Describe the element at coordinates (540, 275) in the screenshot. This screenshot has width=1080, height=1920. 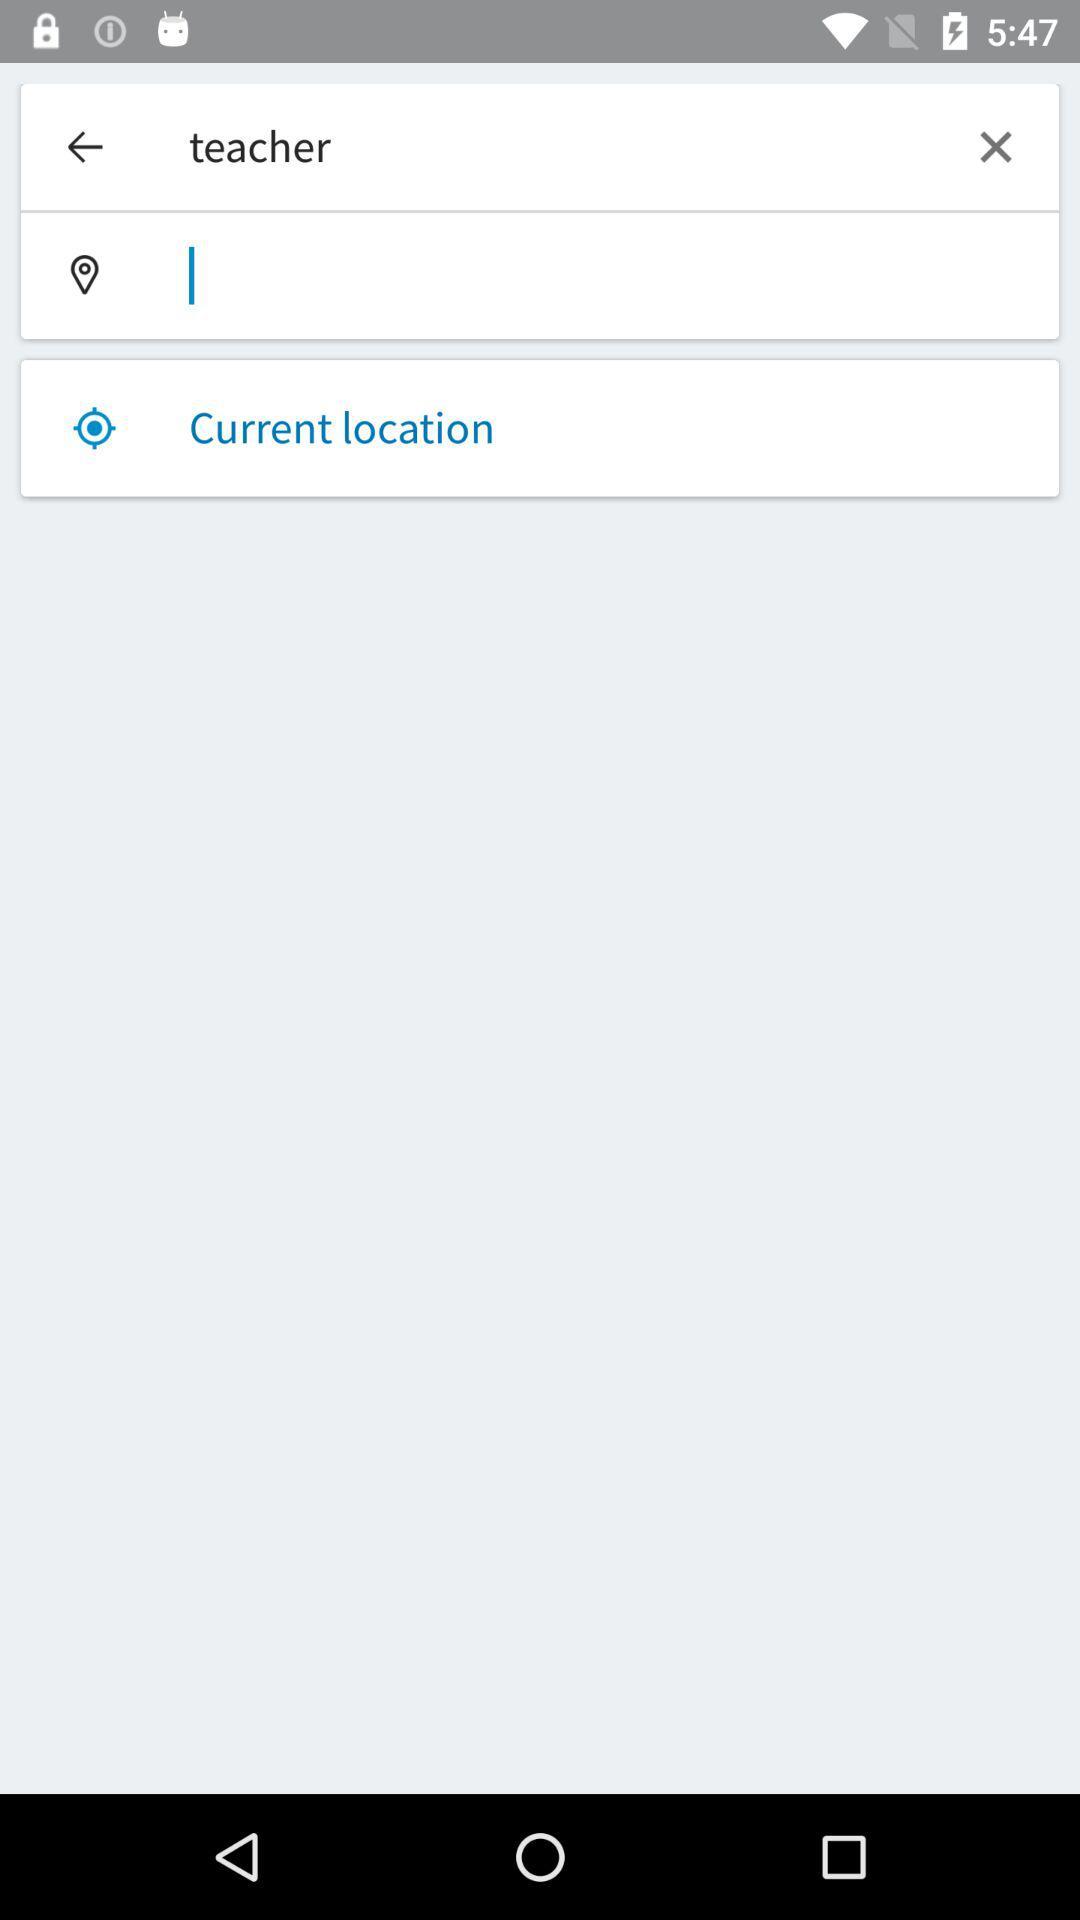
I see `the icon above the current location icon` at that location.